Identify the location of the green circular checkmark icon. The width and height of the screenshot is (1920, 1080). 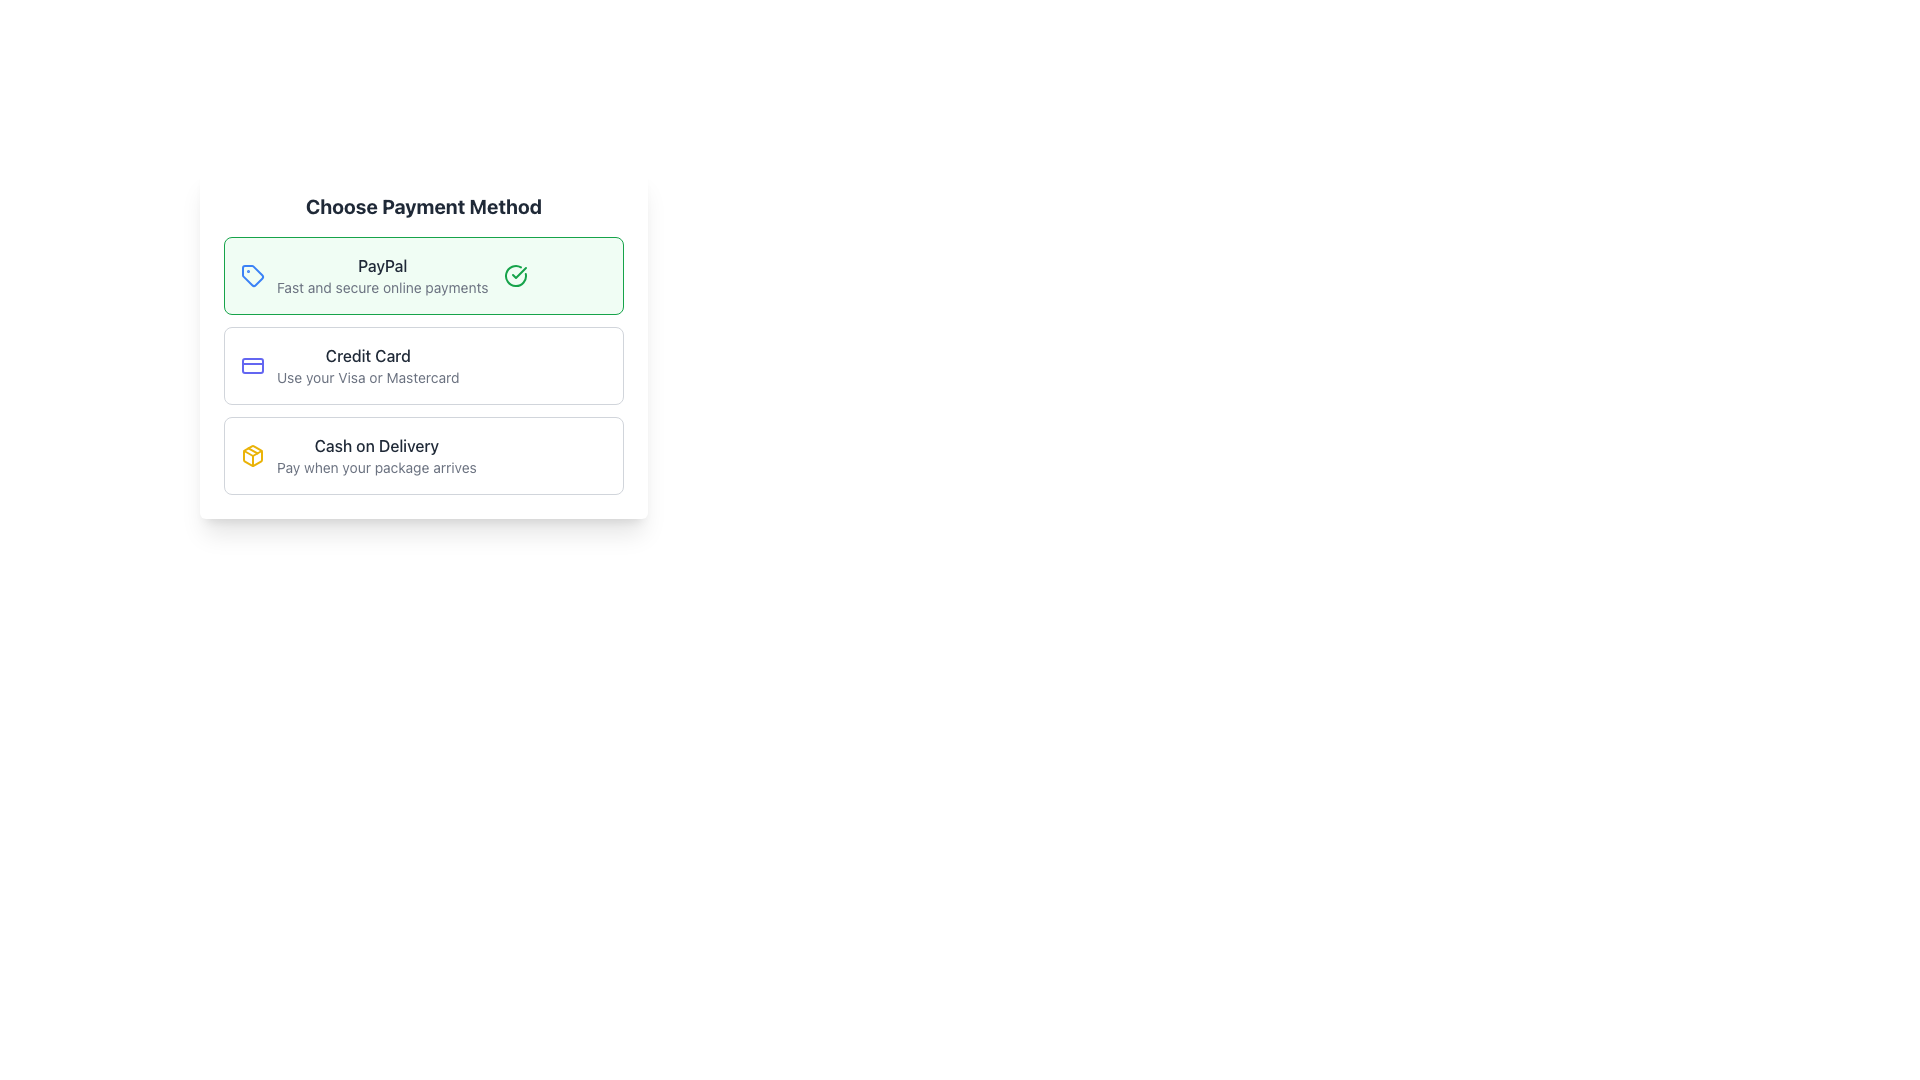
(516, 276).